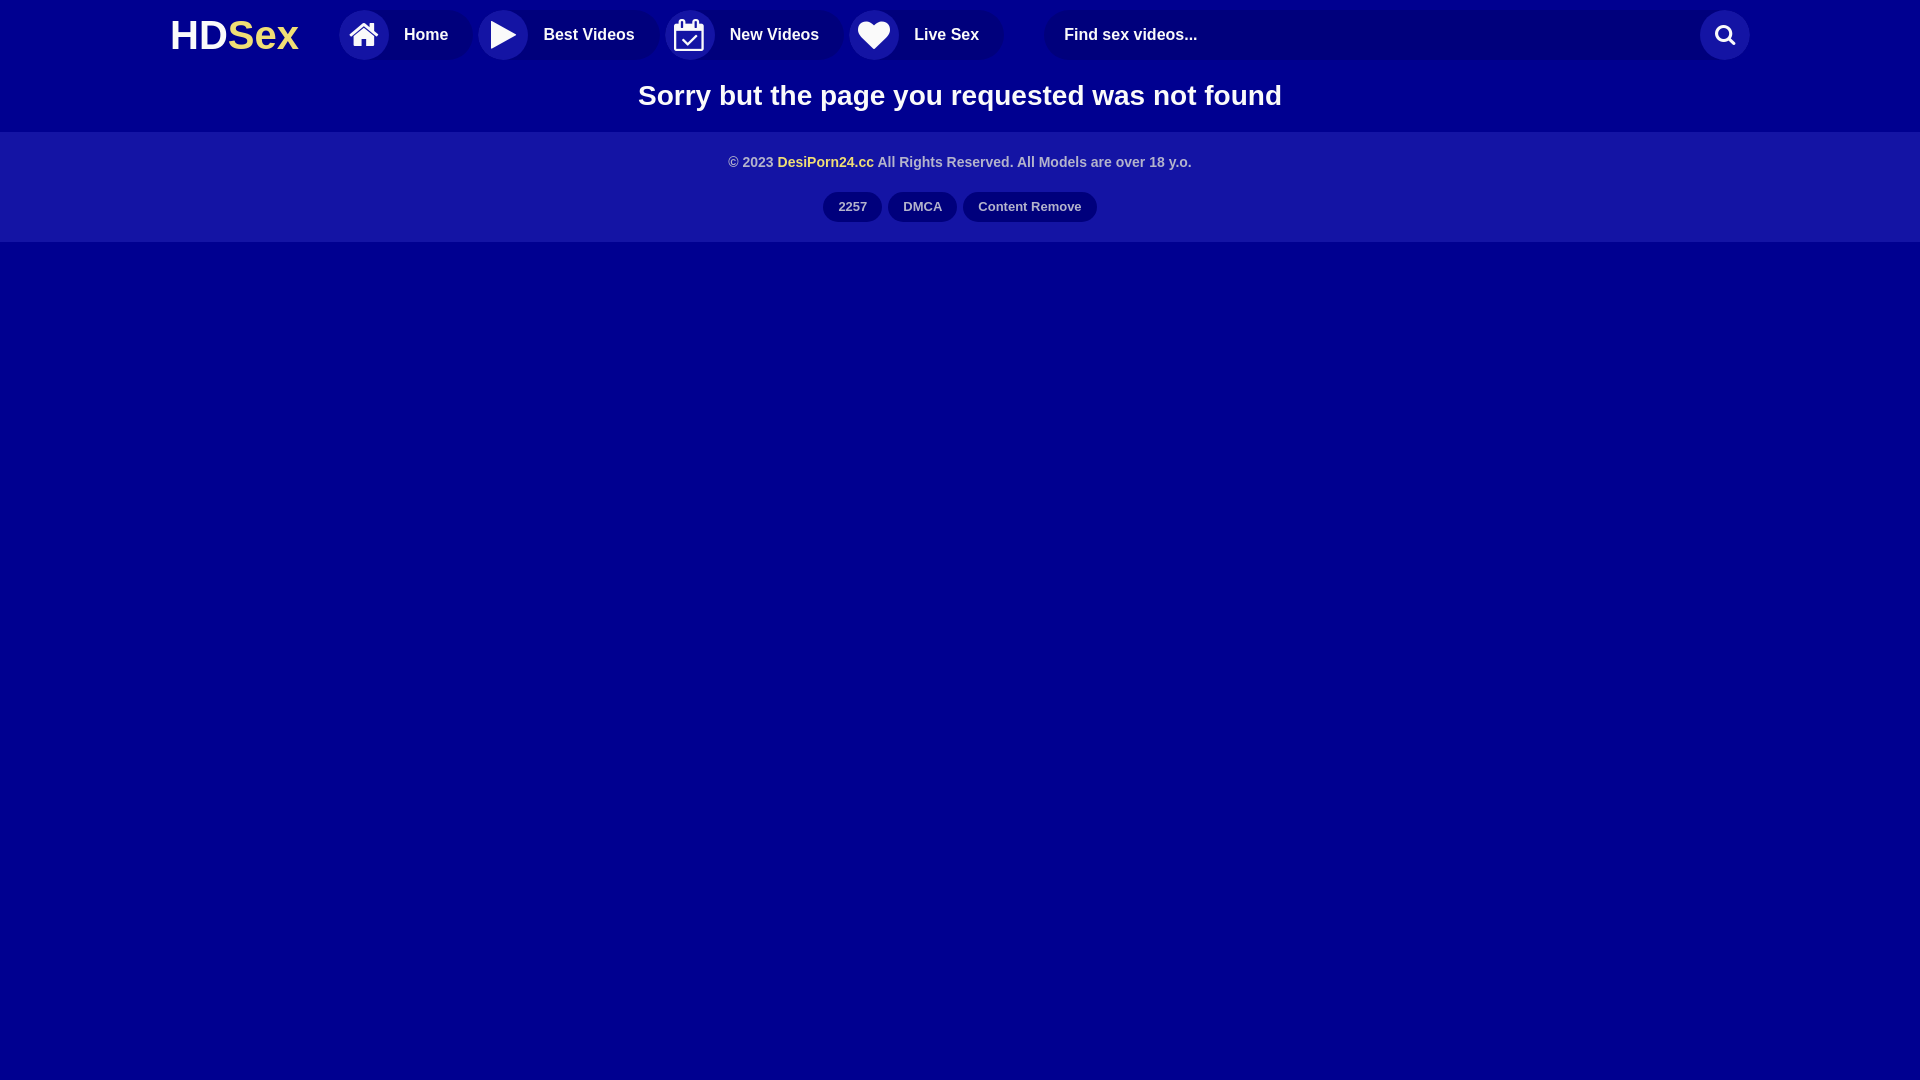  What do you see at coordinates (567, 34) in the screenshot?
I see `'Best Videos'` at bounding box center [567, 34].